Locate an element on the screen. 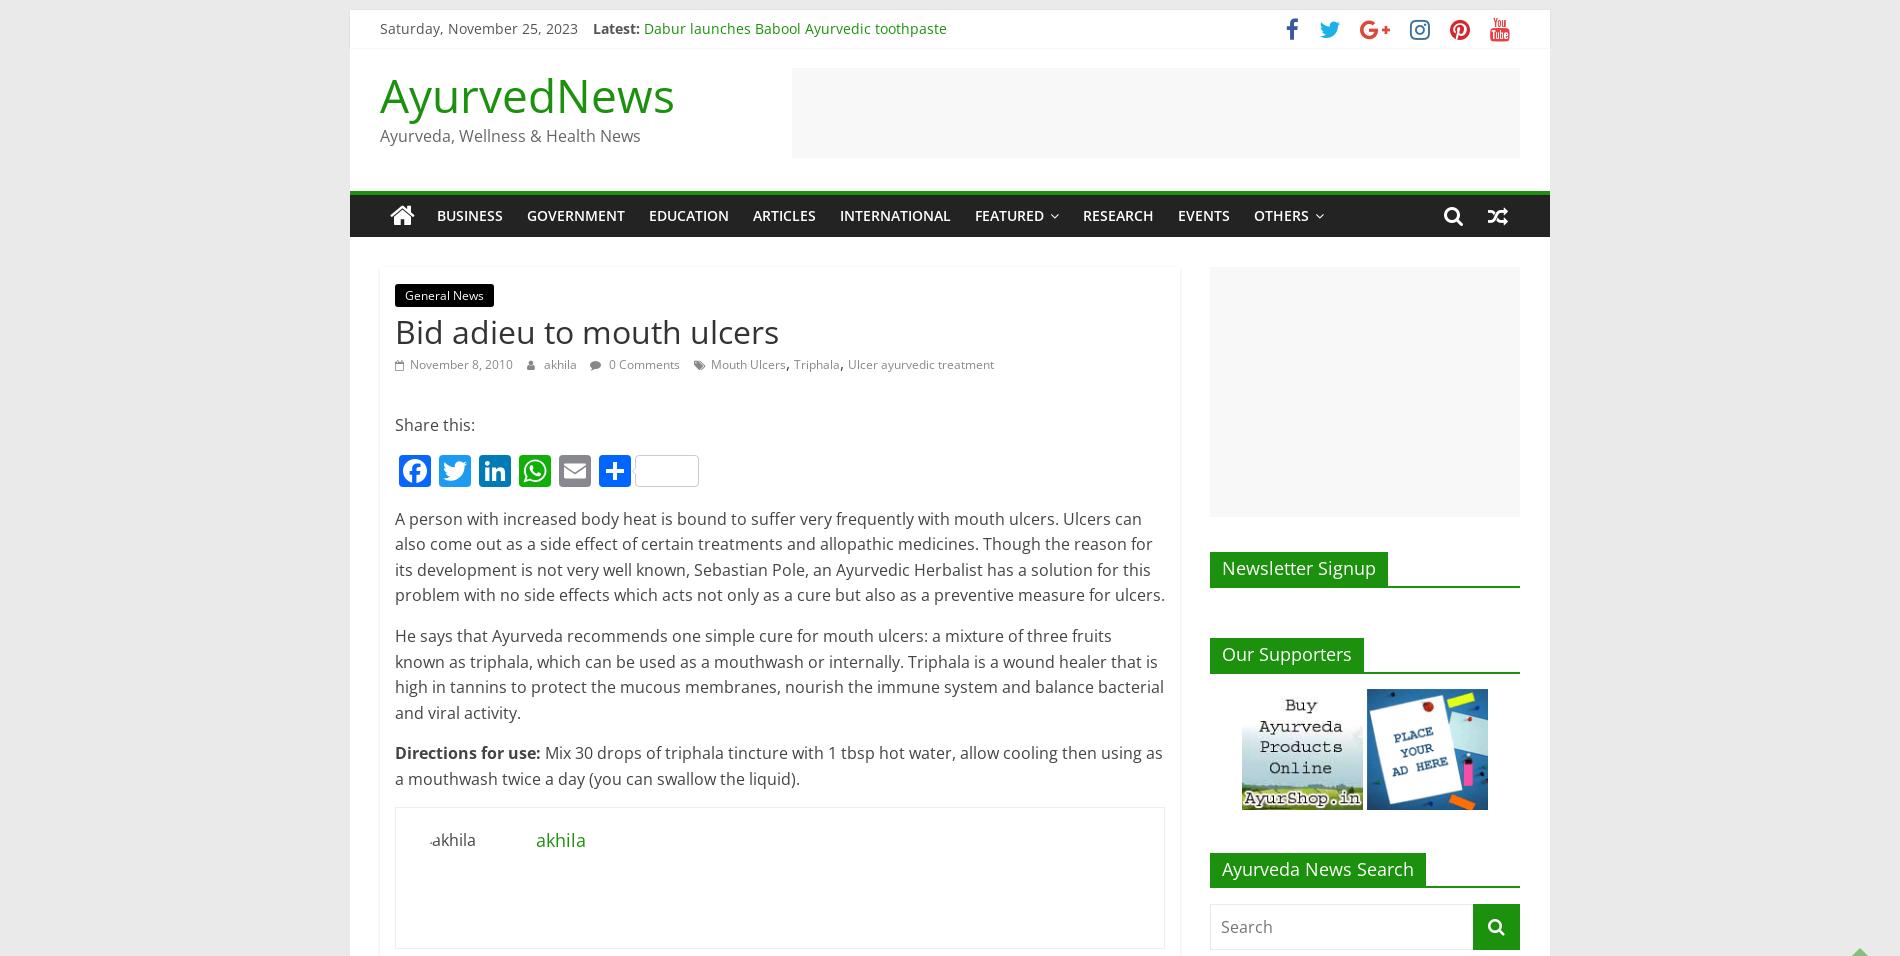 Image resolution: width=1900 pixels, height=956 pixels. 'November 8, 2010' is located at coordinates (460, 364).